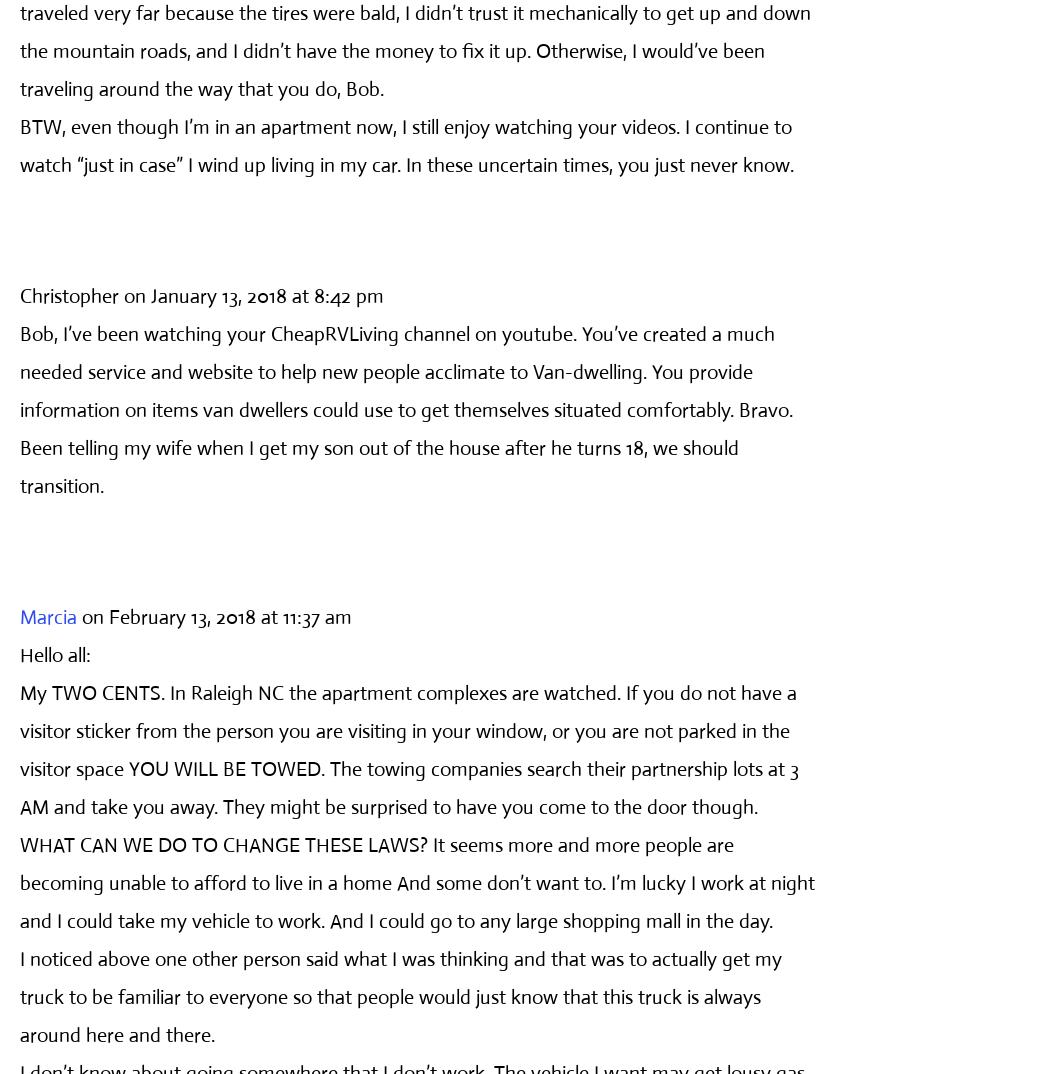 This screenshot has width=1050, height=1074. What do you see at coordinates (19, 295) in the screenshot?
I see `'Christopher'` at bounding box center [19, 295].